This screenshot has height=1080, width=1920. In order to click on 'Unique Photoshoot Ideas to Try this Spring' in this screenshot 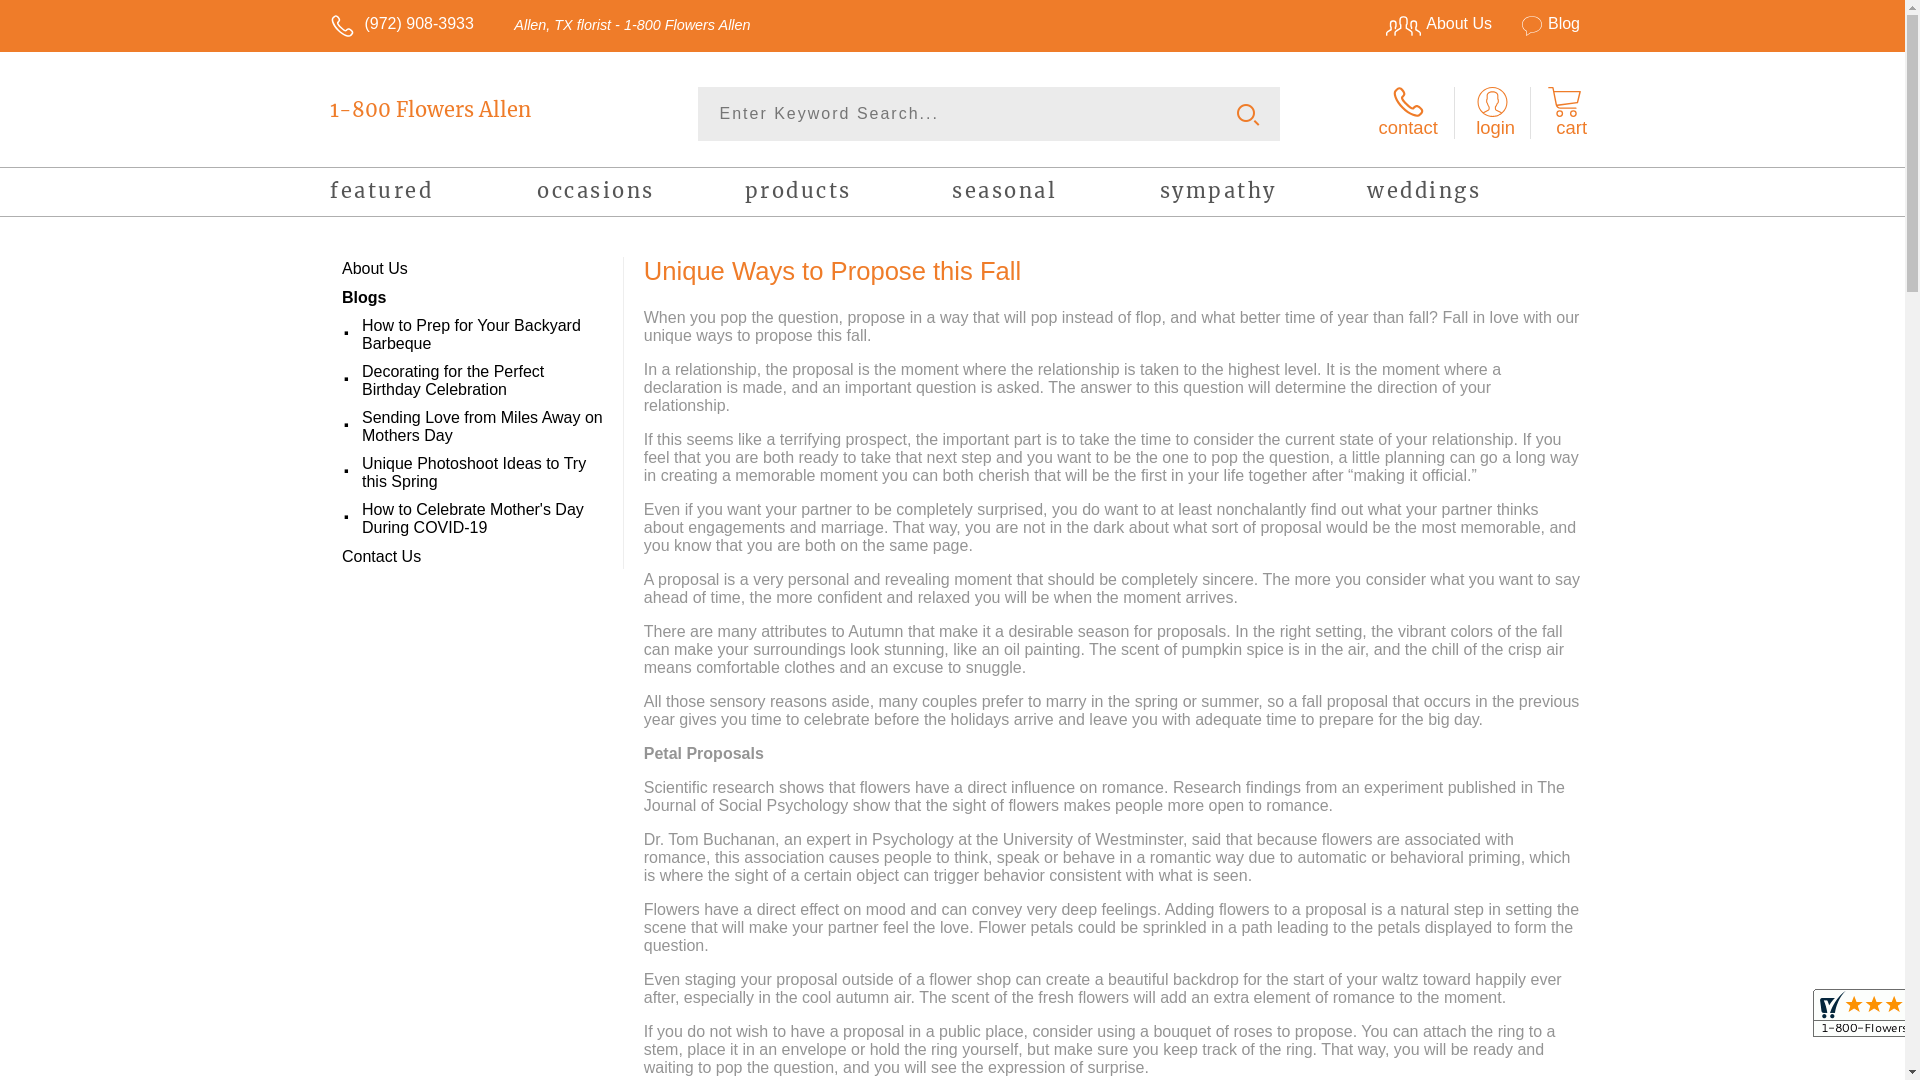, I will do `click(484, 473)`.